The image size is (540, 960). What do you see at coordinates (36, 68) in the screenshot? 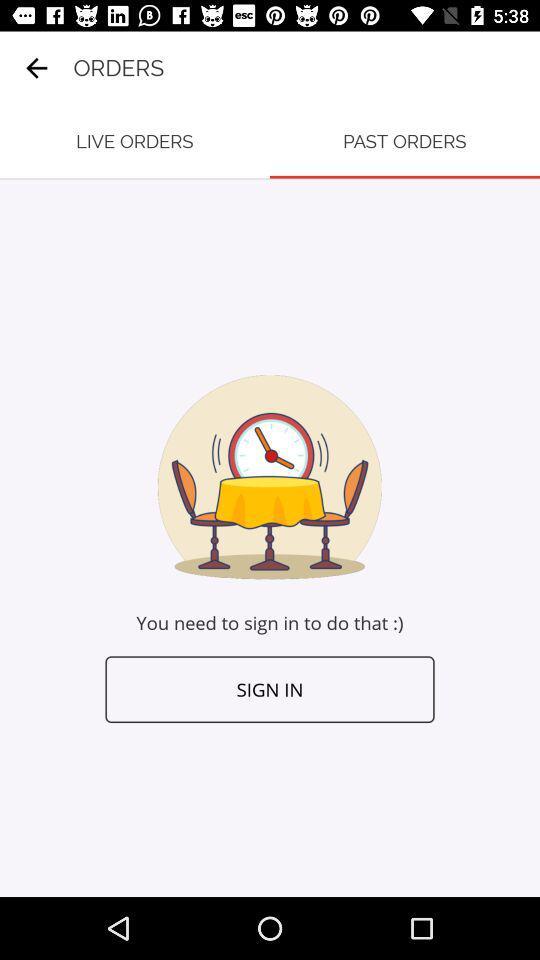
I see `icon next to the orders item` at bounding box center [36, 68].